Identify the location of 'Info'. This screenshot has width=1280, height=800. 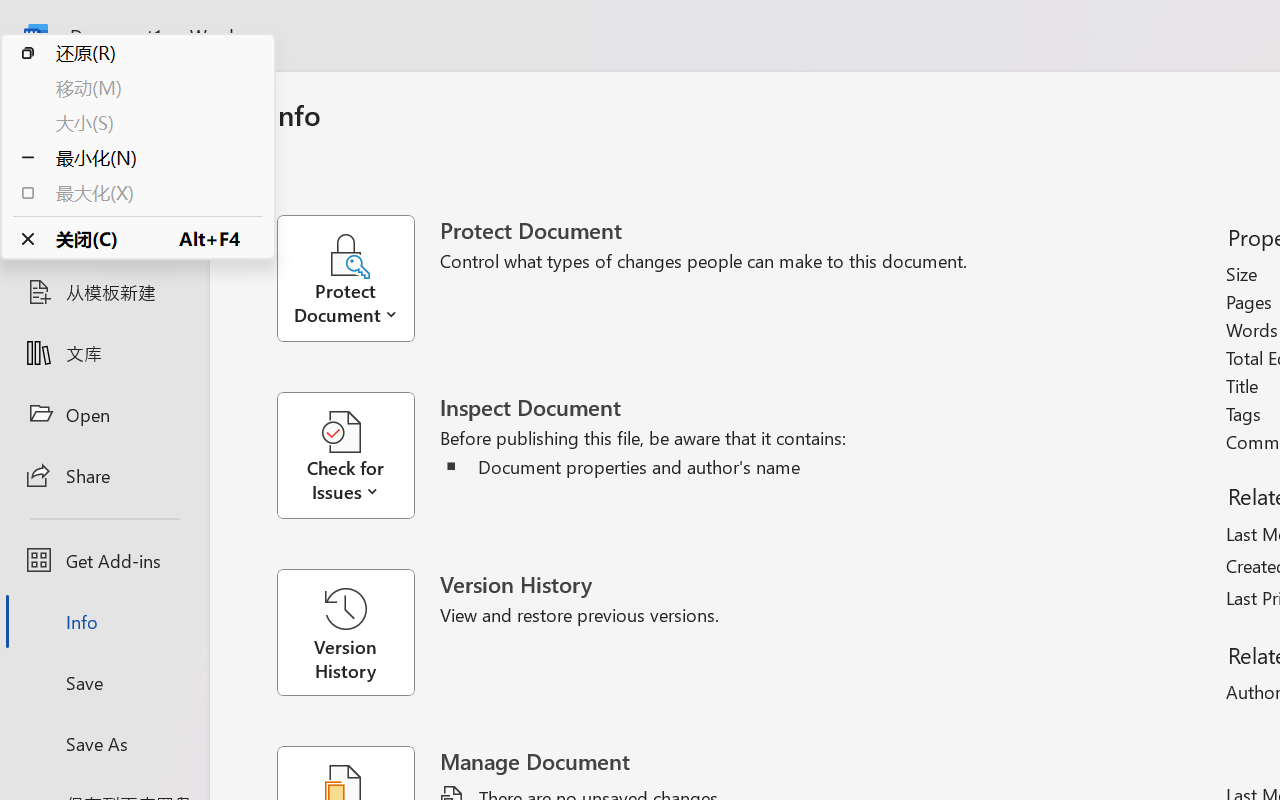
(103, 621).